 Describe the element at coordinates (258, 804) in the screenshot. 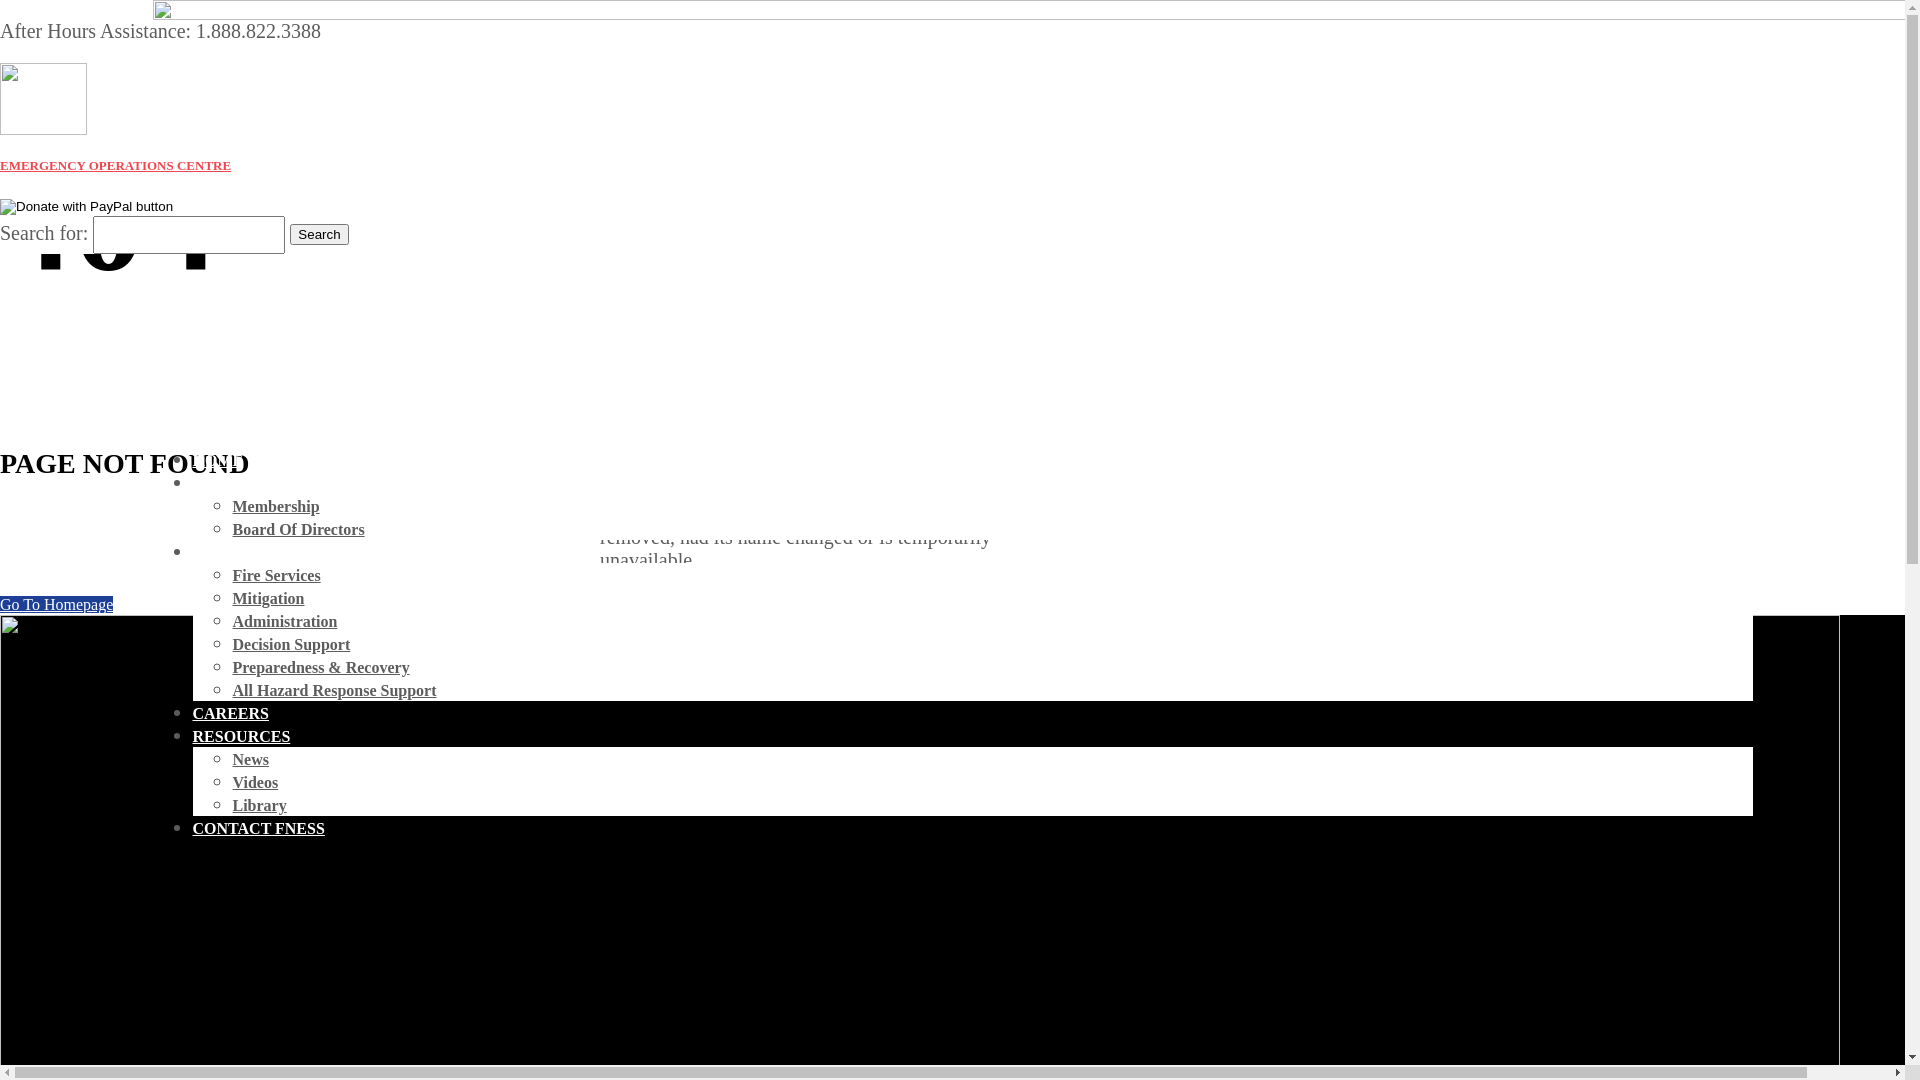

I see `'Library'` at that location.